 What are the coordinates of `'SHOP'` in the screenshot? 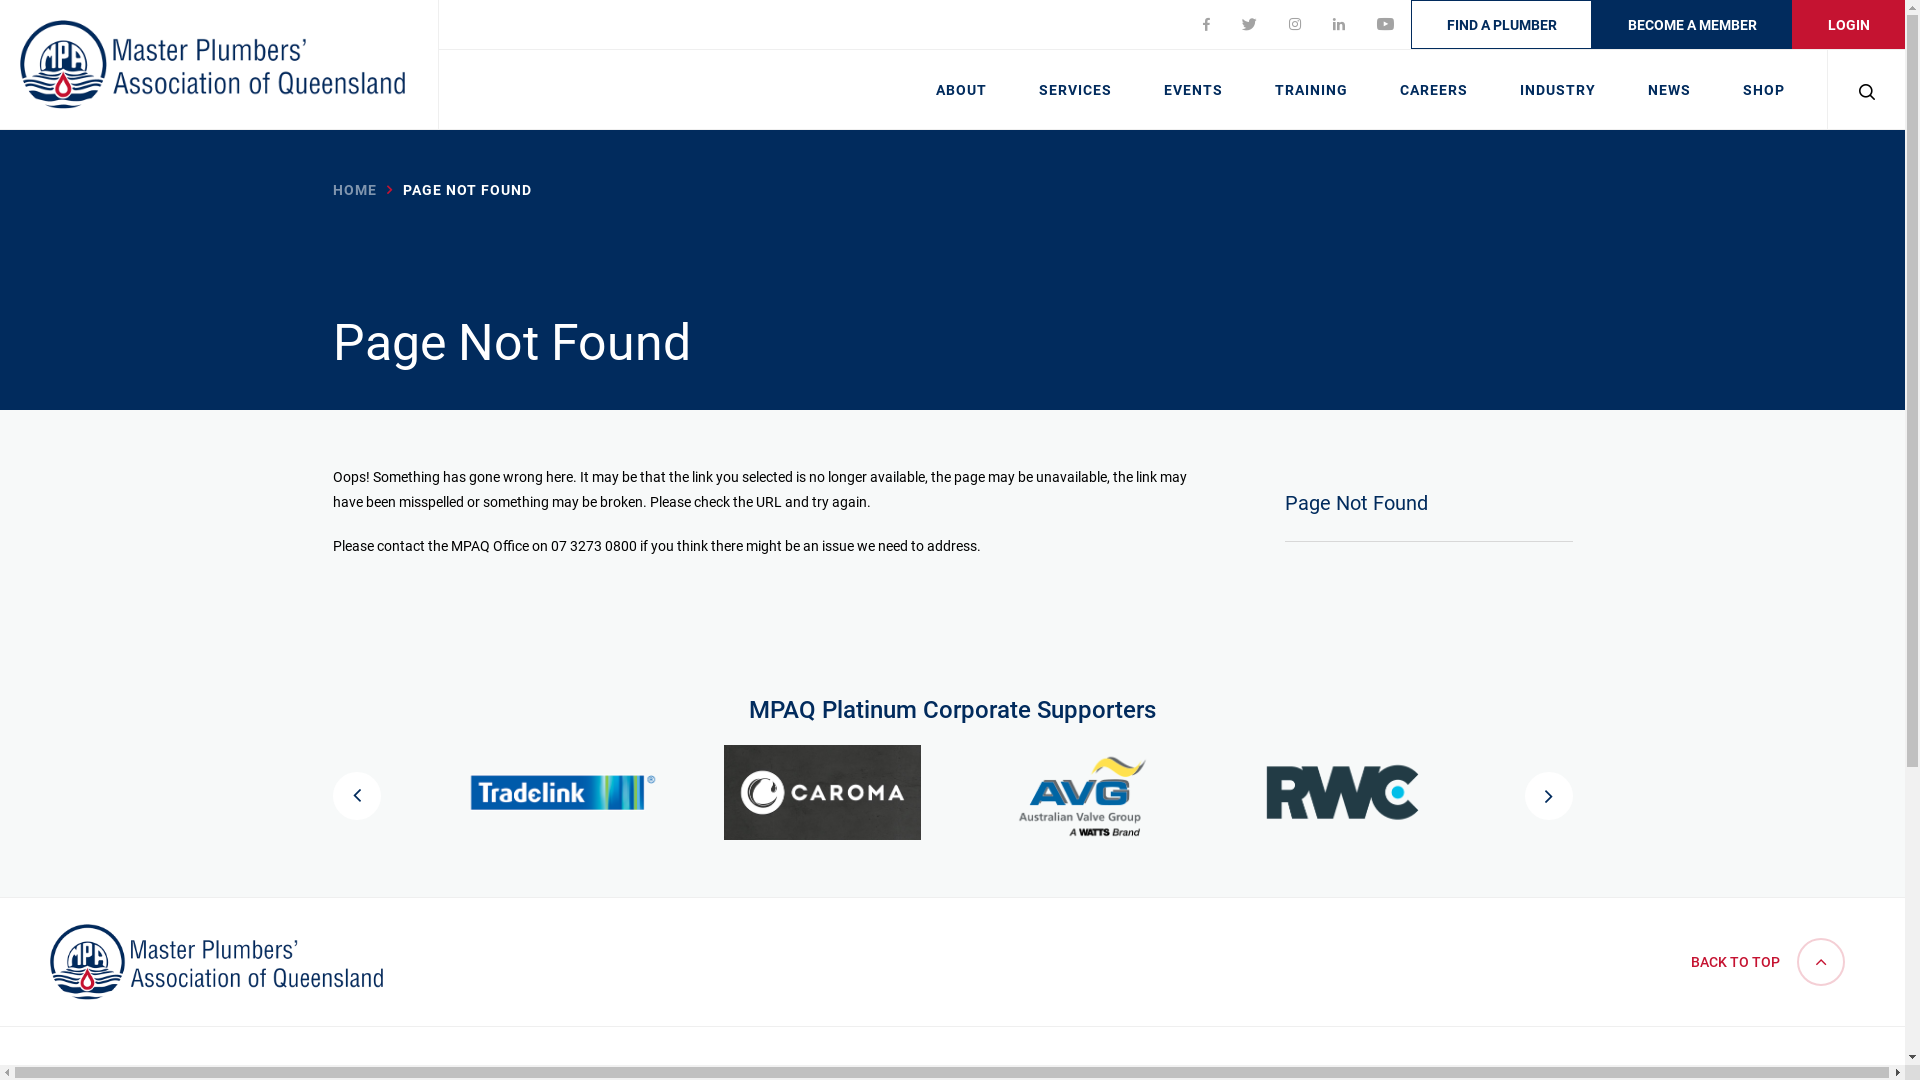 It's located at (1763, 87).